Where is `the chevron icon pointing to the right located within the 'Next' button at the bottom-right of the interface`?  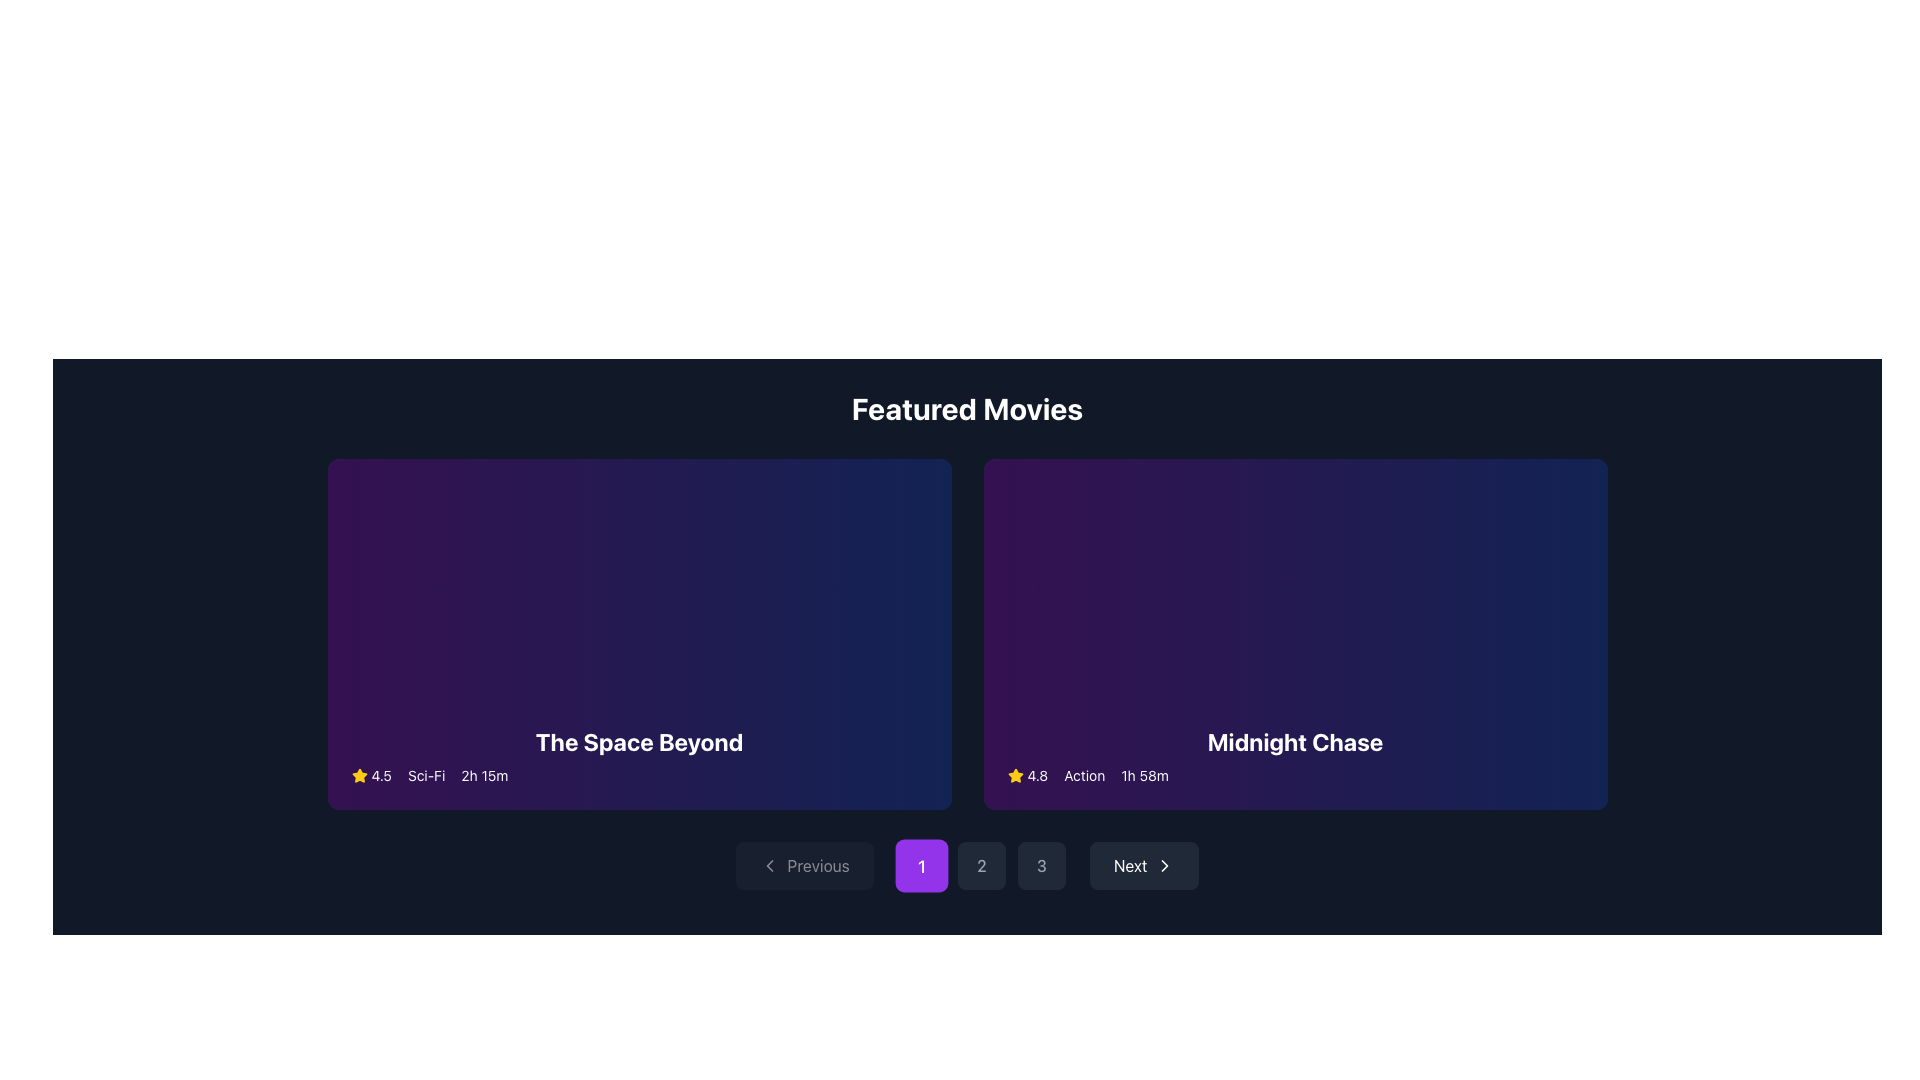 the chevron icon pointing to the right located within the 'Next' button at the bottom-right of the interface is located at coordinates (1165, 865).